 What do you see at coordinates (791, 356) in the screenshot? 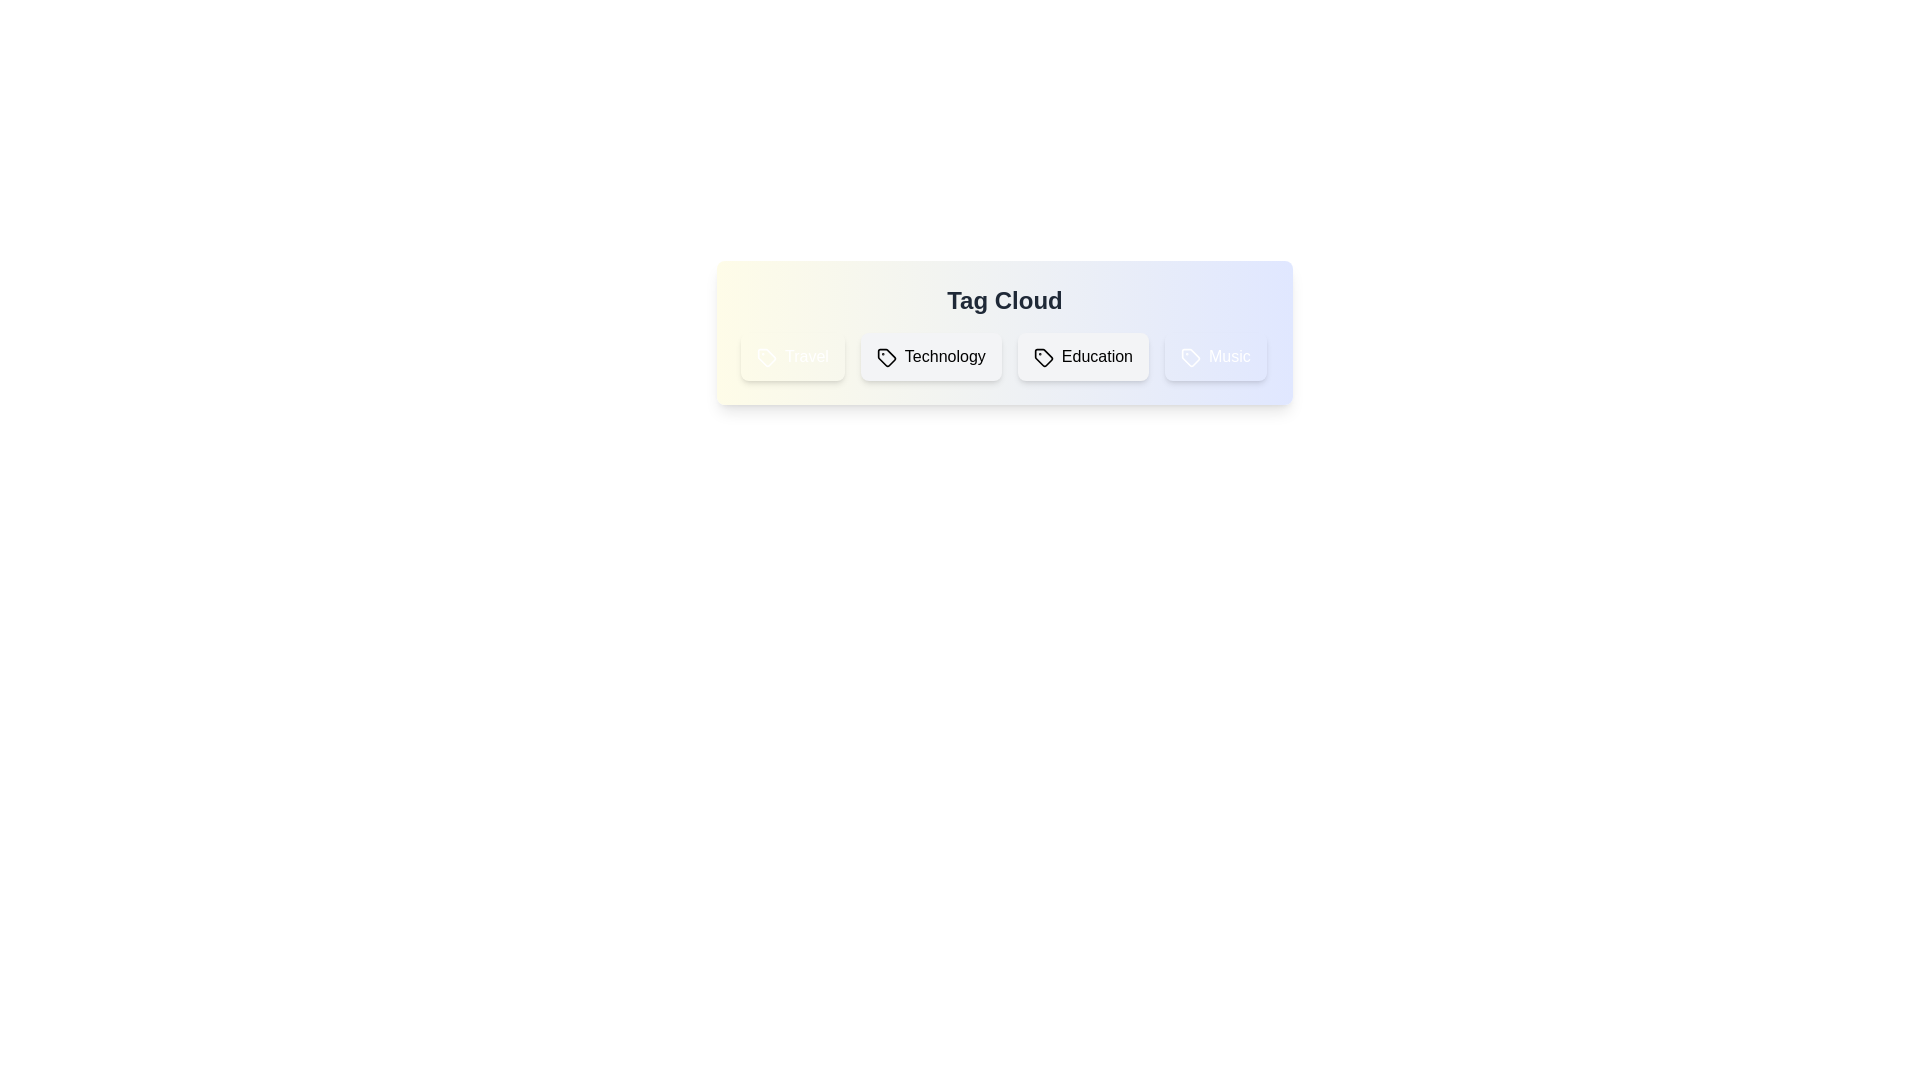
I see `the tag Travel` at bounding box center [791, 356].